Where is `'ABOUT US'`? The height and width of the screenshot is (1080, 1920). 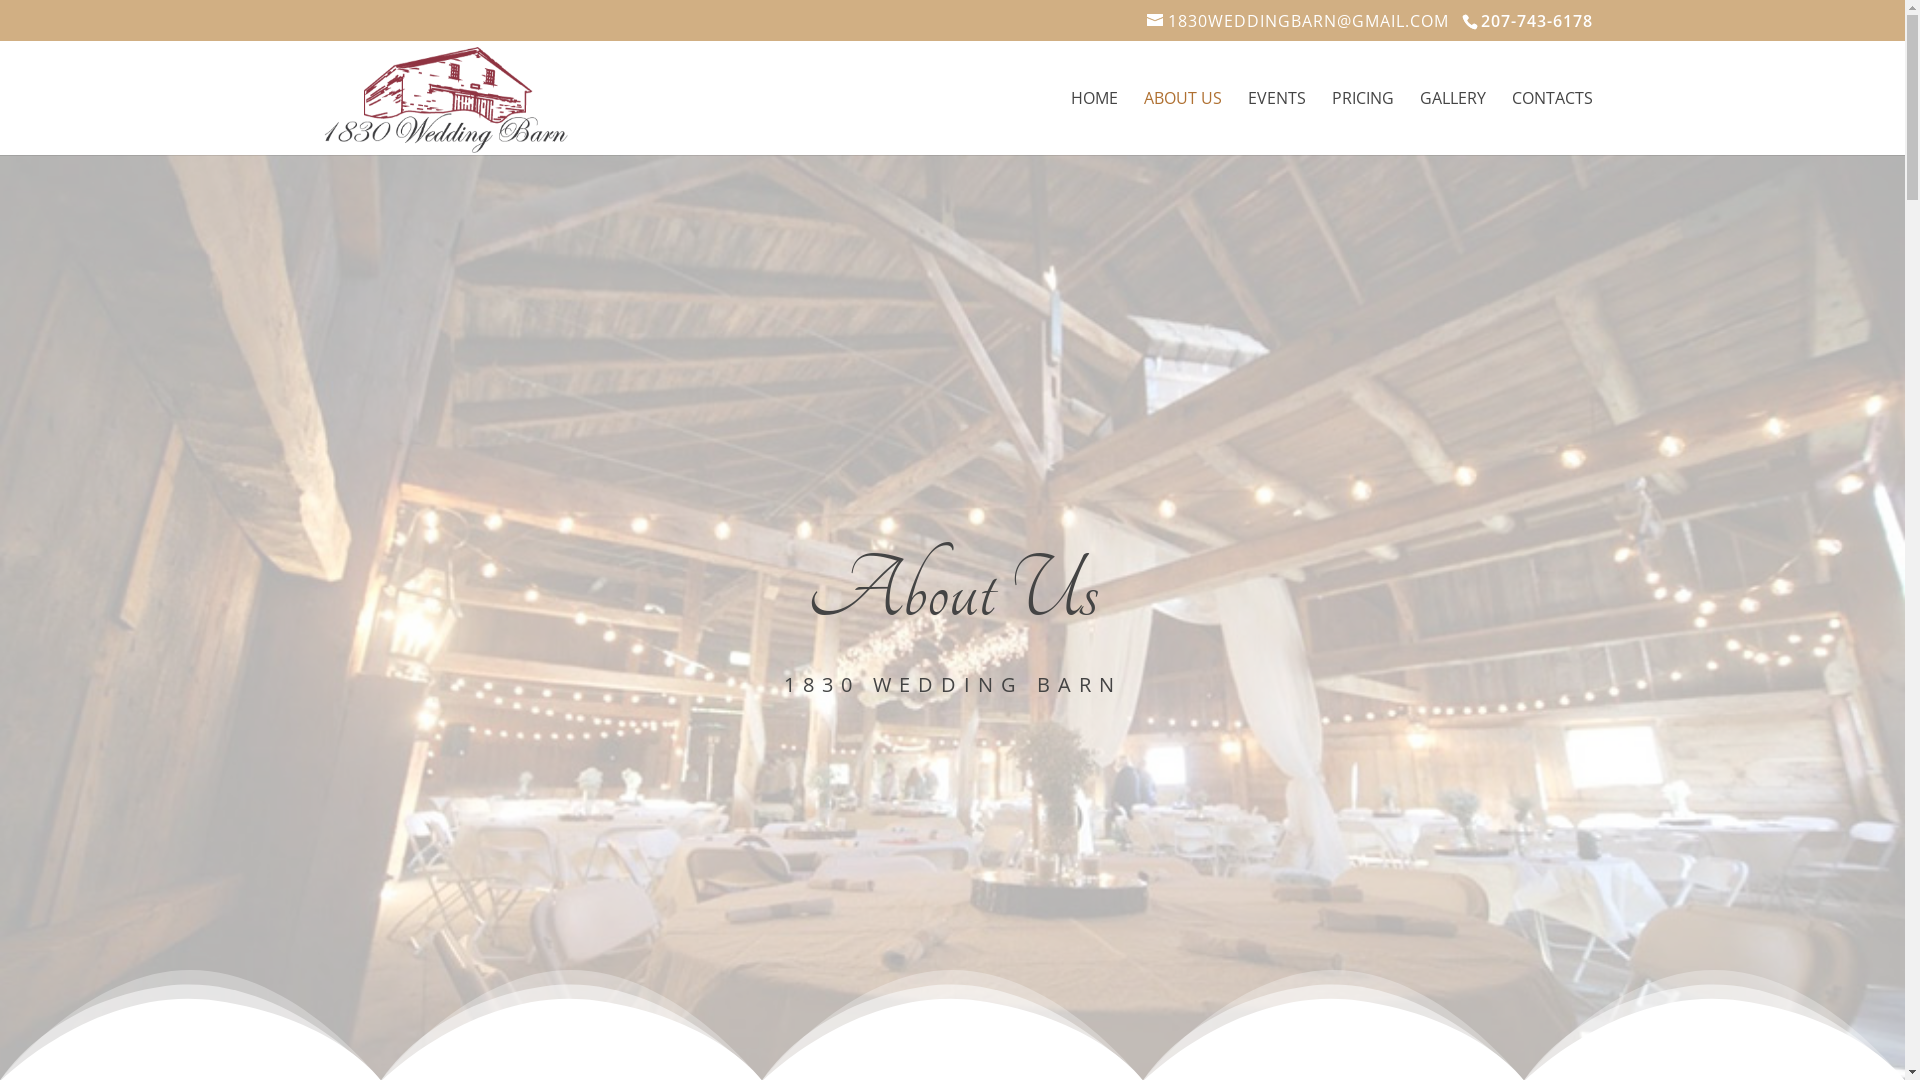 'ABOUT US' is located at coordinates (1182, 123).